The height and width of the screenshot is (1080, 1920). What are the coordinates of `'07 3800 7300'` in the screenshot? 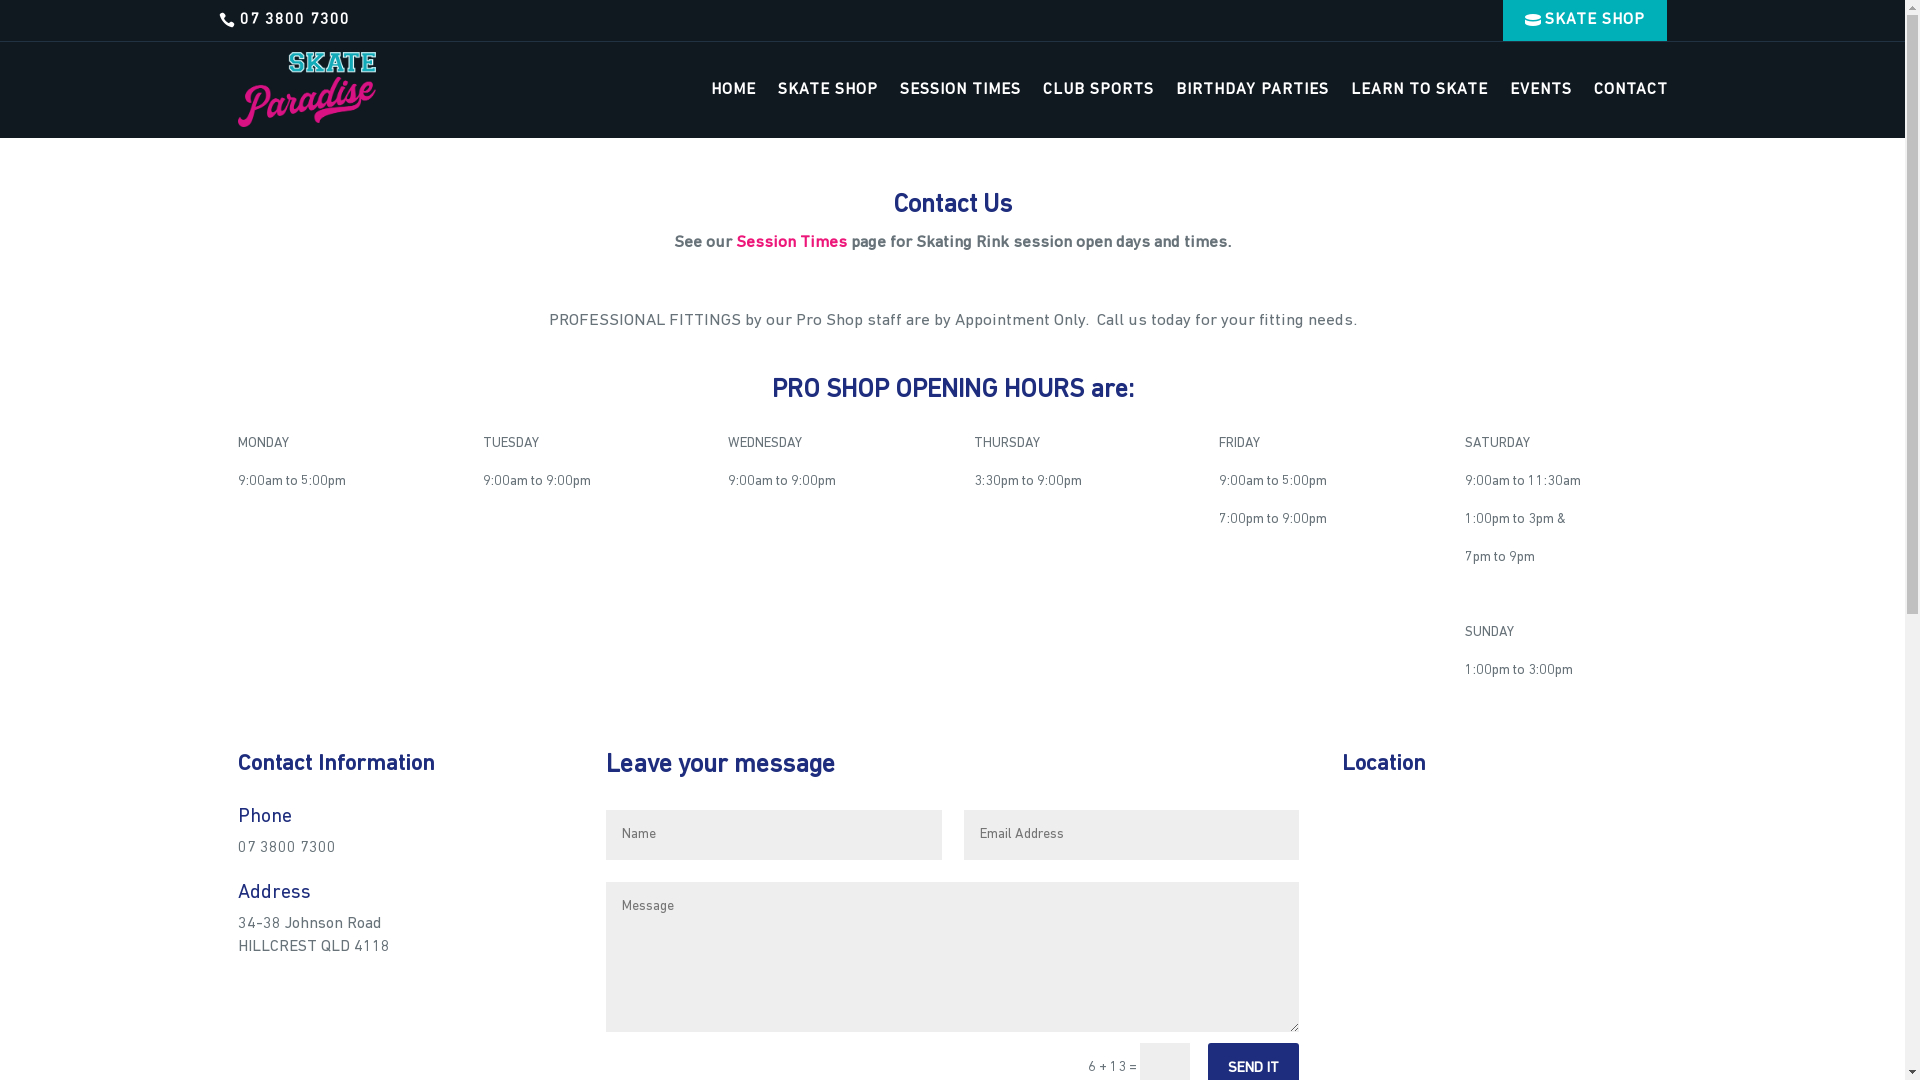 It's located at (238, 20).